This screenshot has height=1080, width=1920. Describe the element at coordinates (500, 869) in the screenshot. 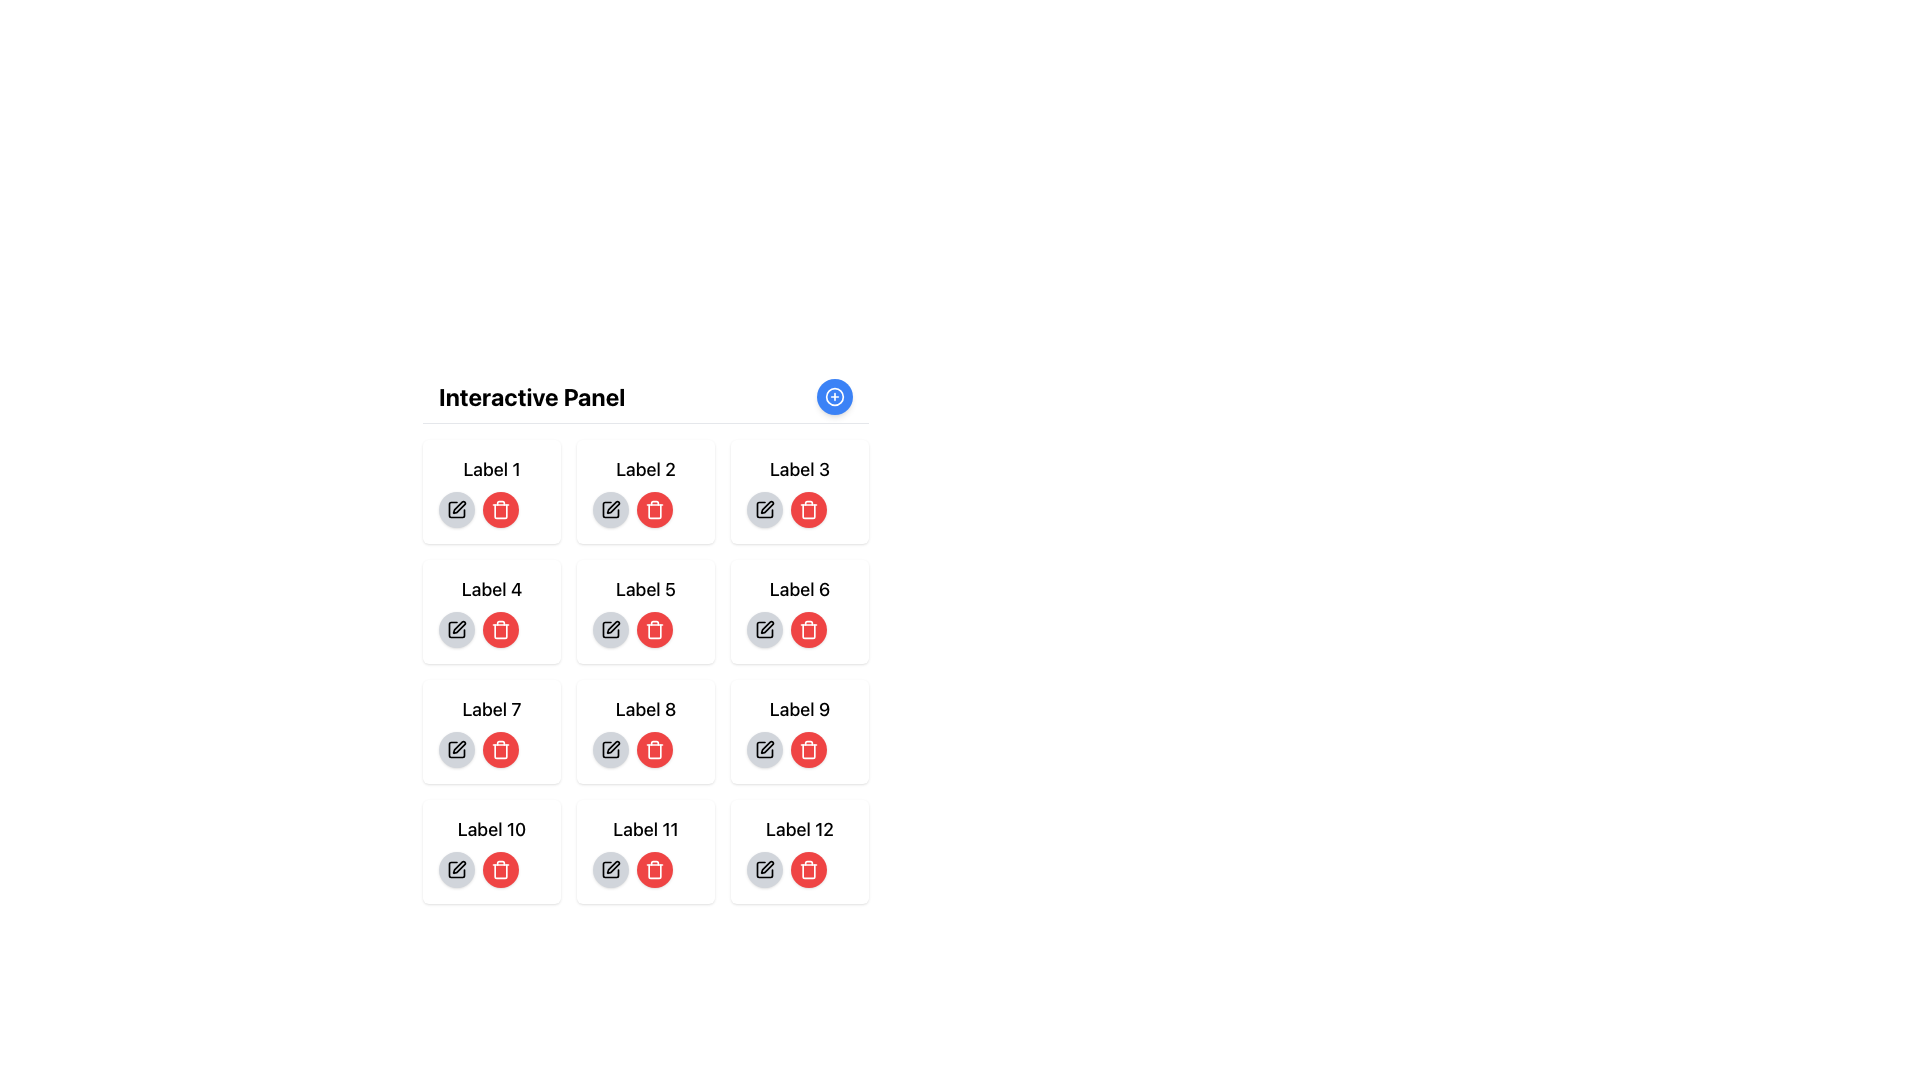

I see `the circular red delete button with a trash can icon, located in the fourth row, first column associated with 'Label 10'` at that location.